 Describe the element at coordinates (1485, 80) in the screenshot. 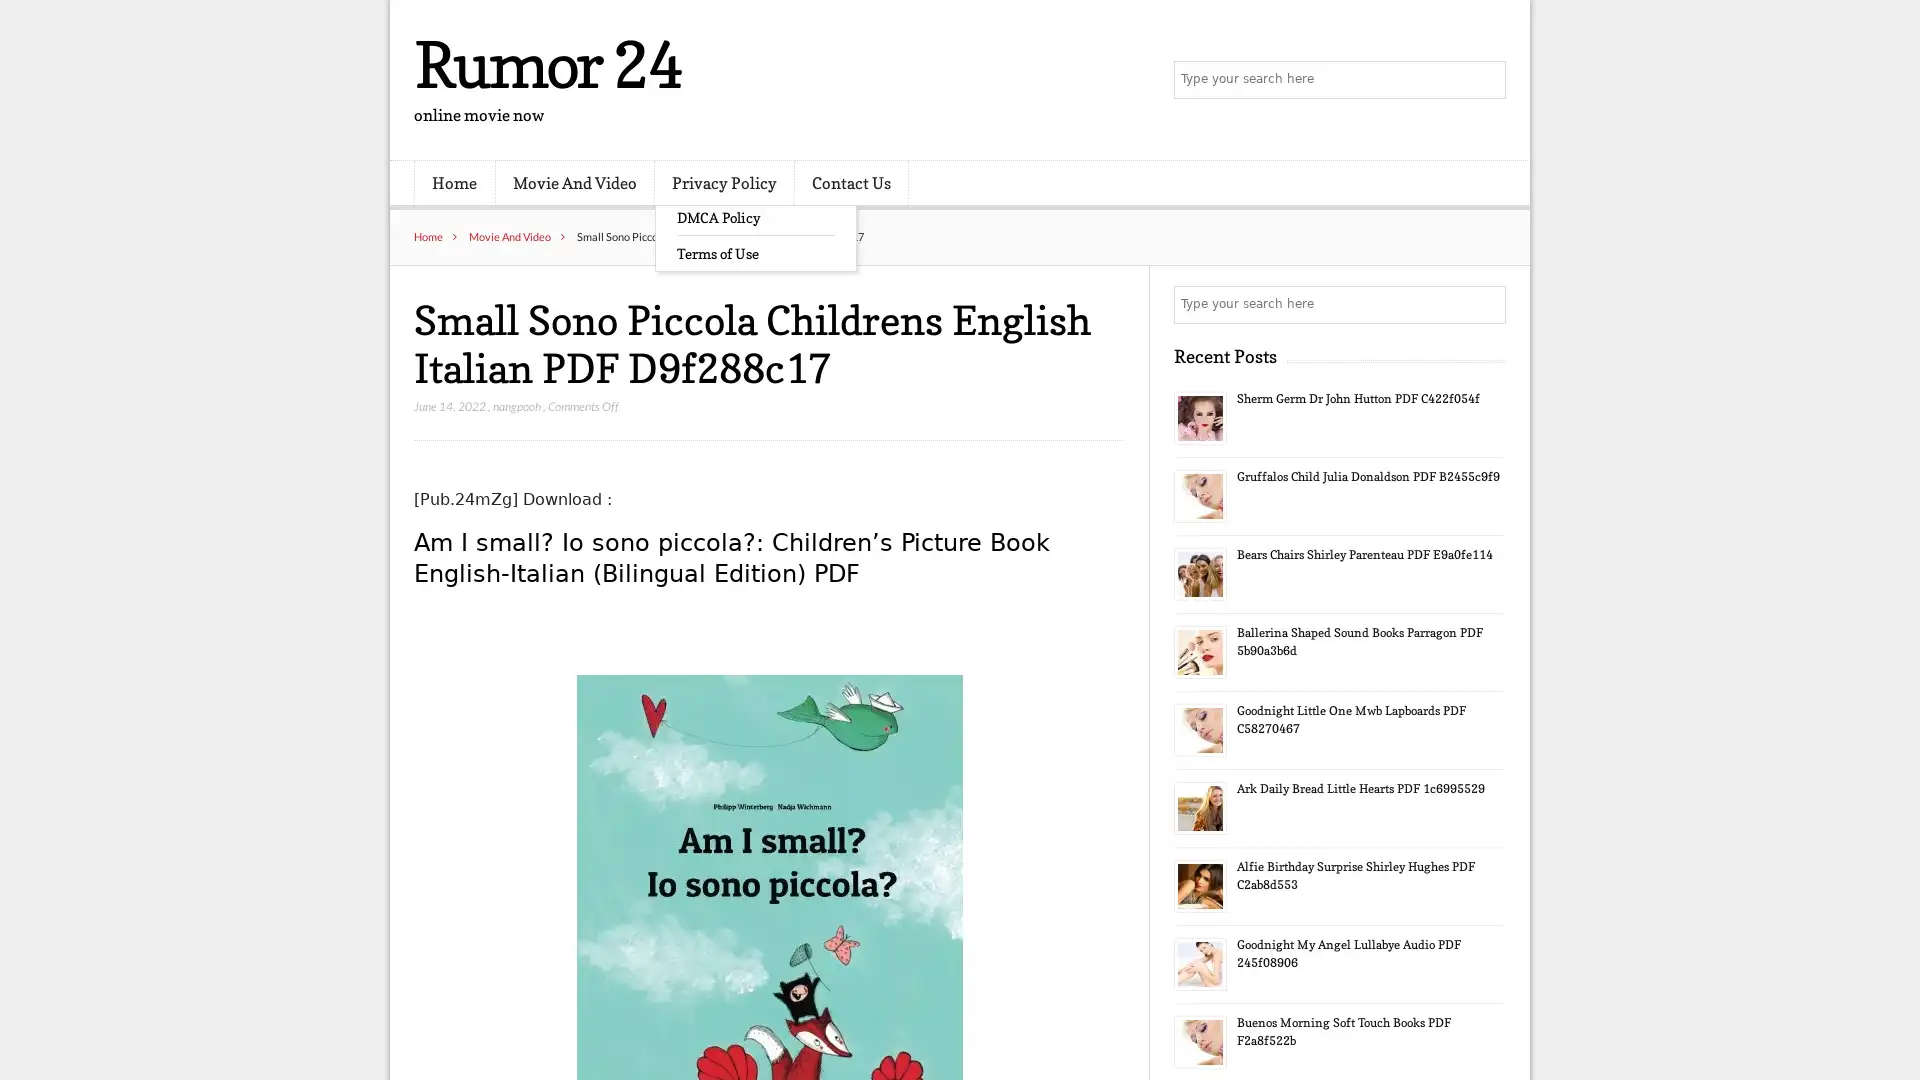

I see `Search` at that location.